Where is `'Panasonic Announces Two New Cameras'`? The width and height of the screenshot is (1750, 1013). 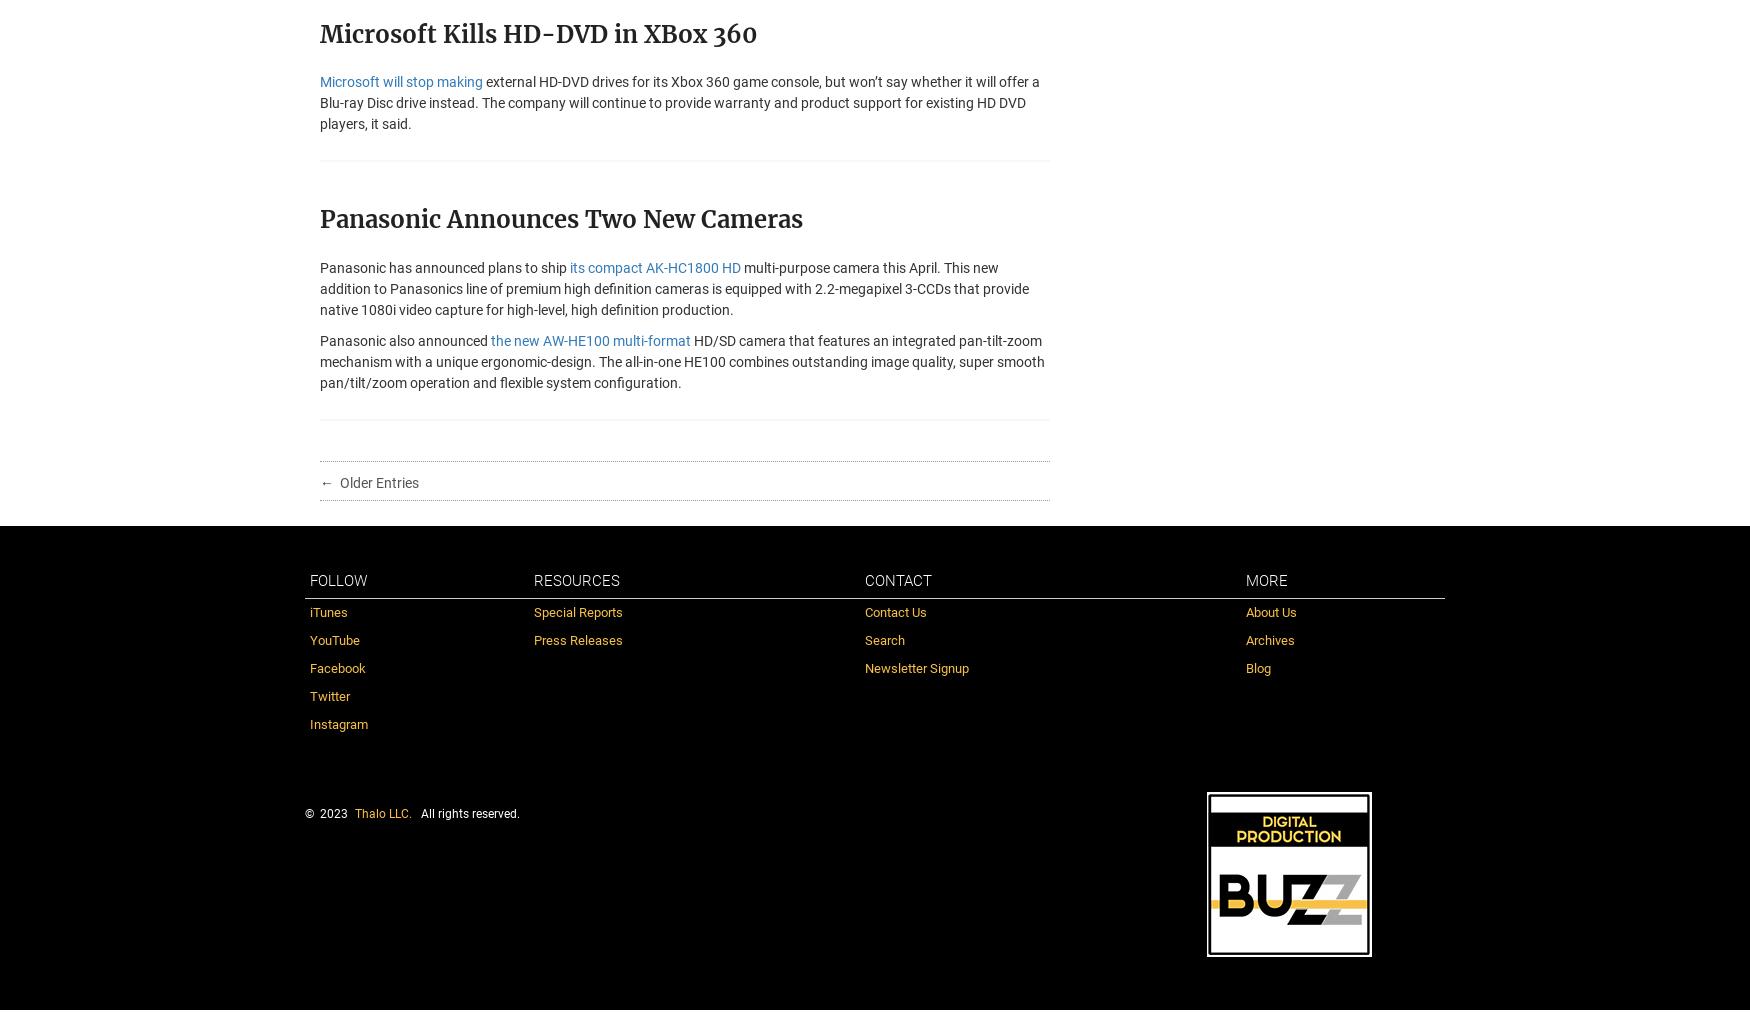
'Panasonic Announces Two New Cameras' is located at coordinates (560, 218).